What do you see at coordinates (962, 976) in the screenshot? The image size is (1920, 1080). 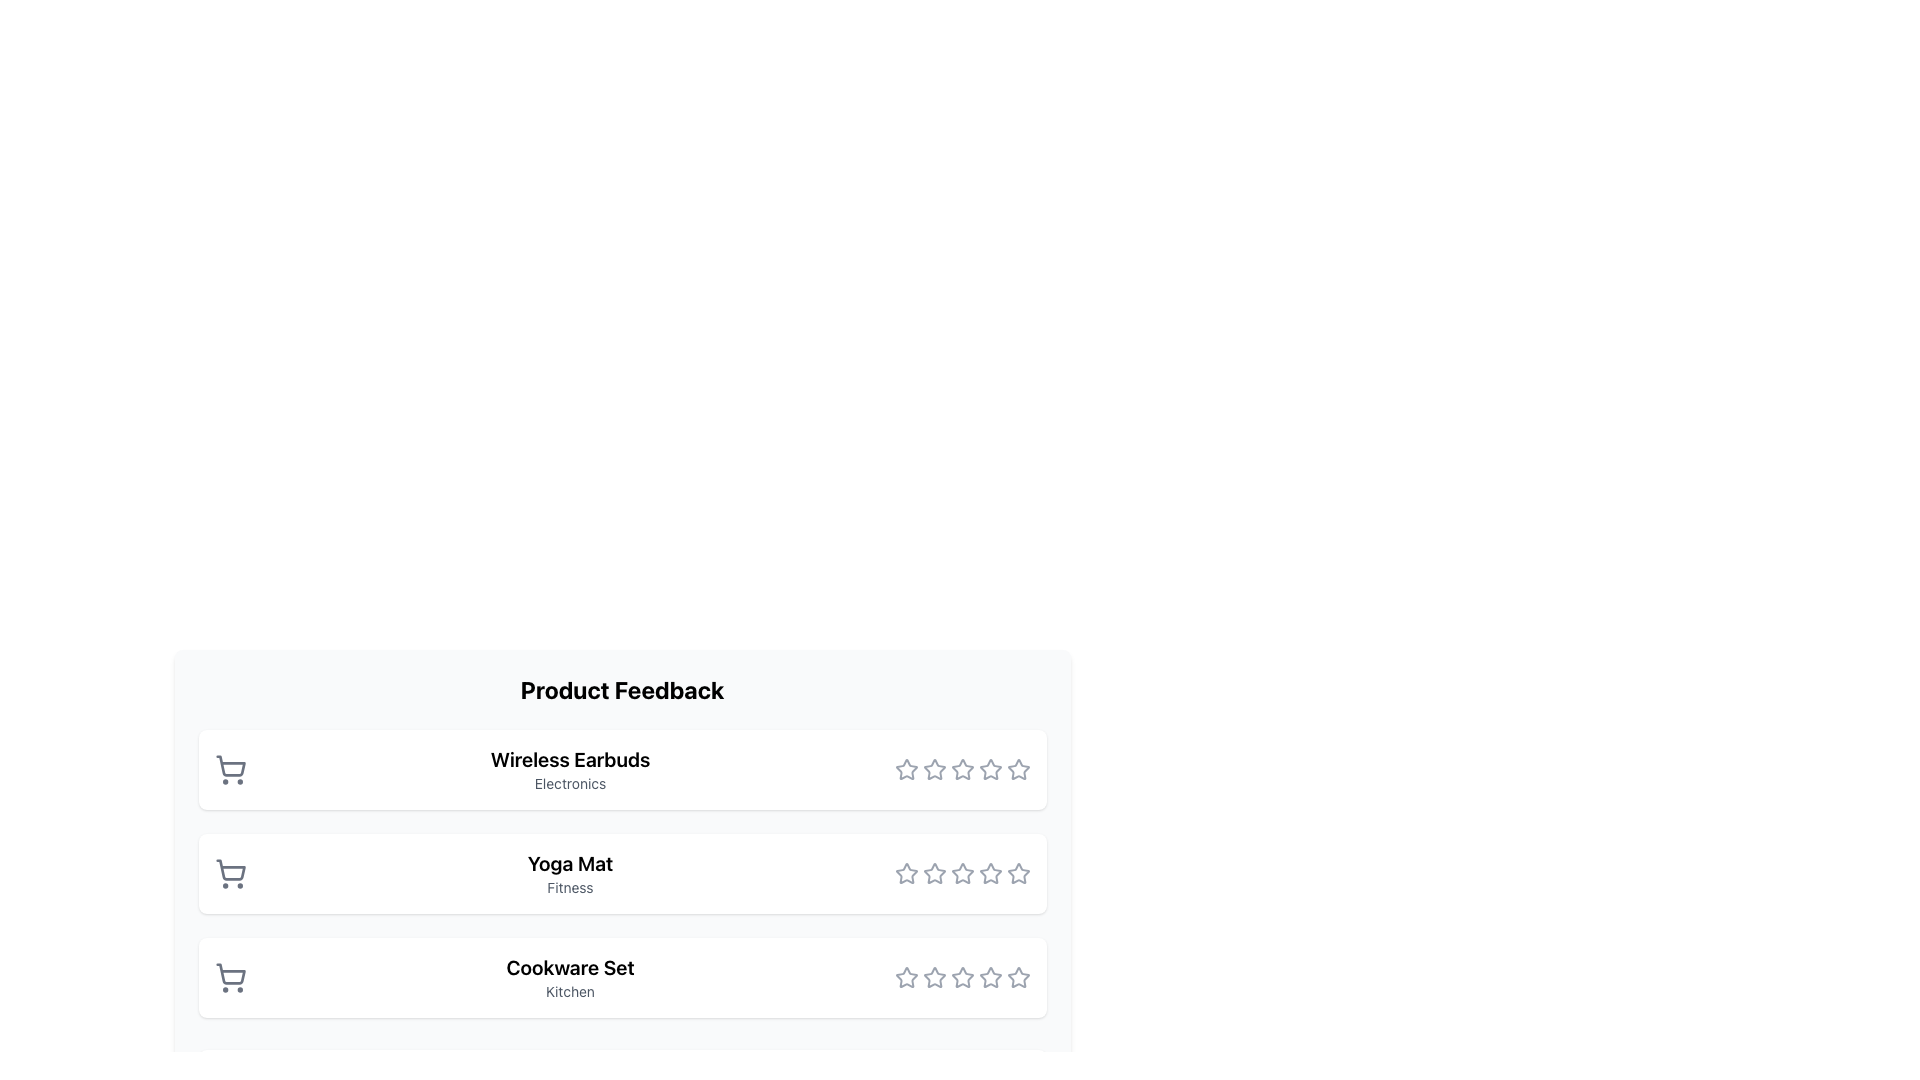 I see `the fifth star icon in the rating component for the 'Cookware Set'` at bounding box center [962, 976].